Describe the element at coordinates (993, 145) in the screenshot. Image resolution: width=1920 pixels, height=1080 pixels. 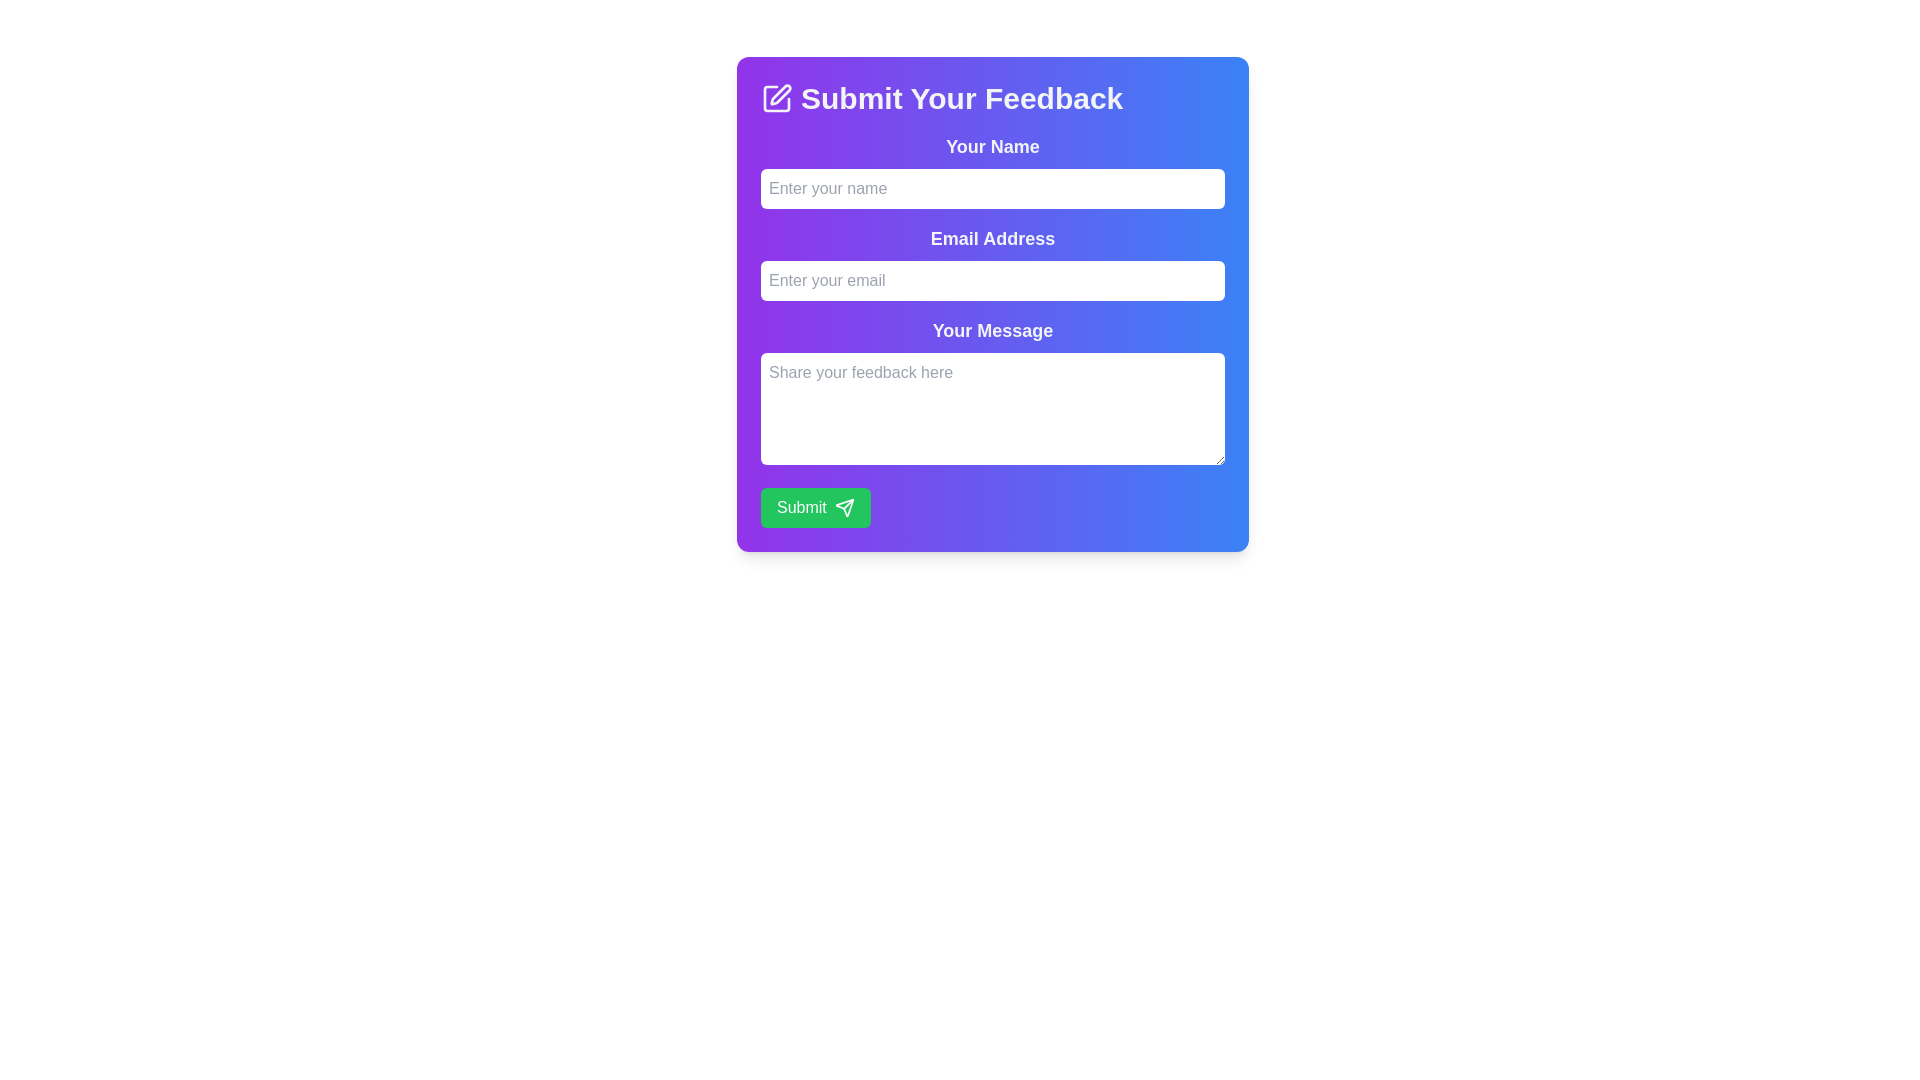
I see `the static text label 'Your Name' which is styled in bold and positioned centrally above the input field` at that location.